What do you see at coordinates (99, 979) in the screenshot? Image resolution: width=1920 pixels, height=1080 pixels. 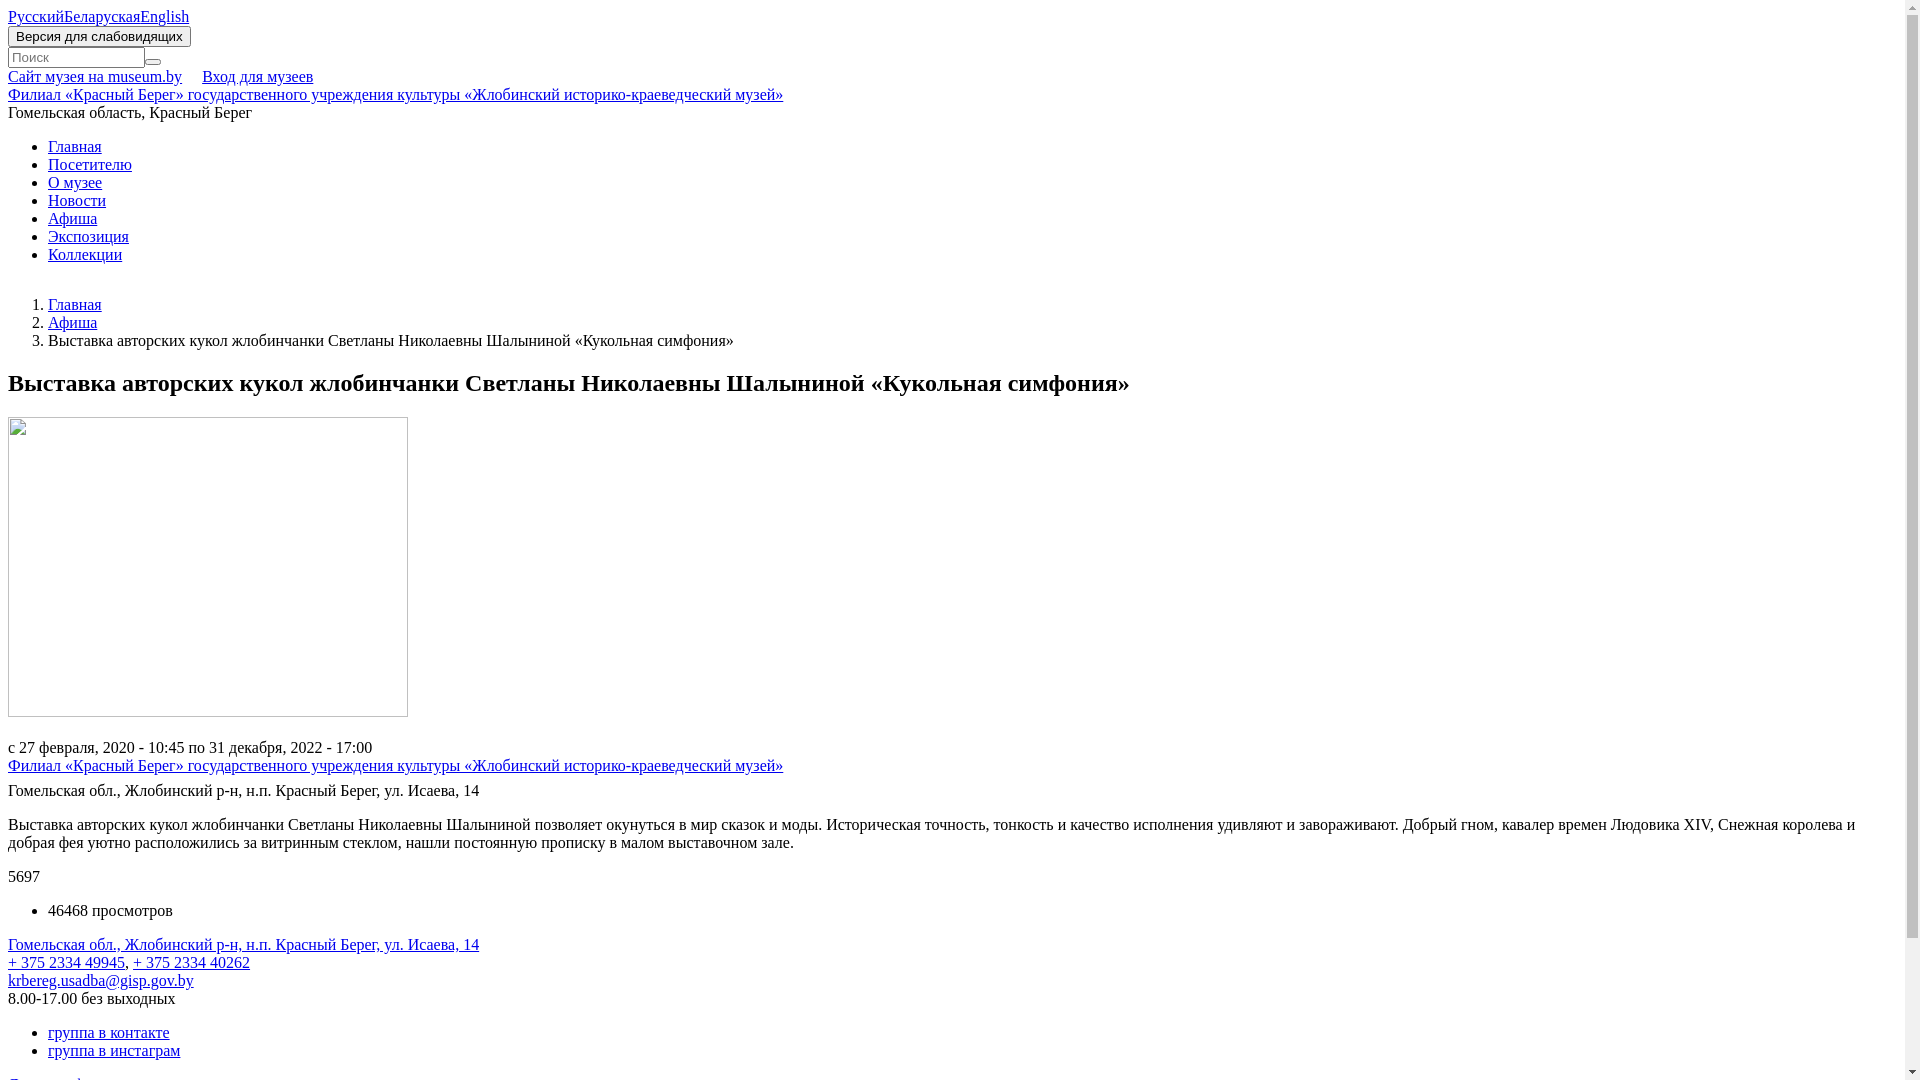 I see `'krbereg.usadba@gisp.gov.by'` at bounding box center [99, 979].